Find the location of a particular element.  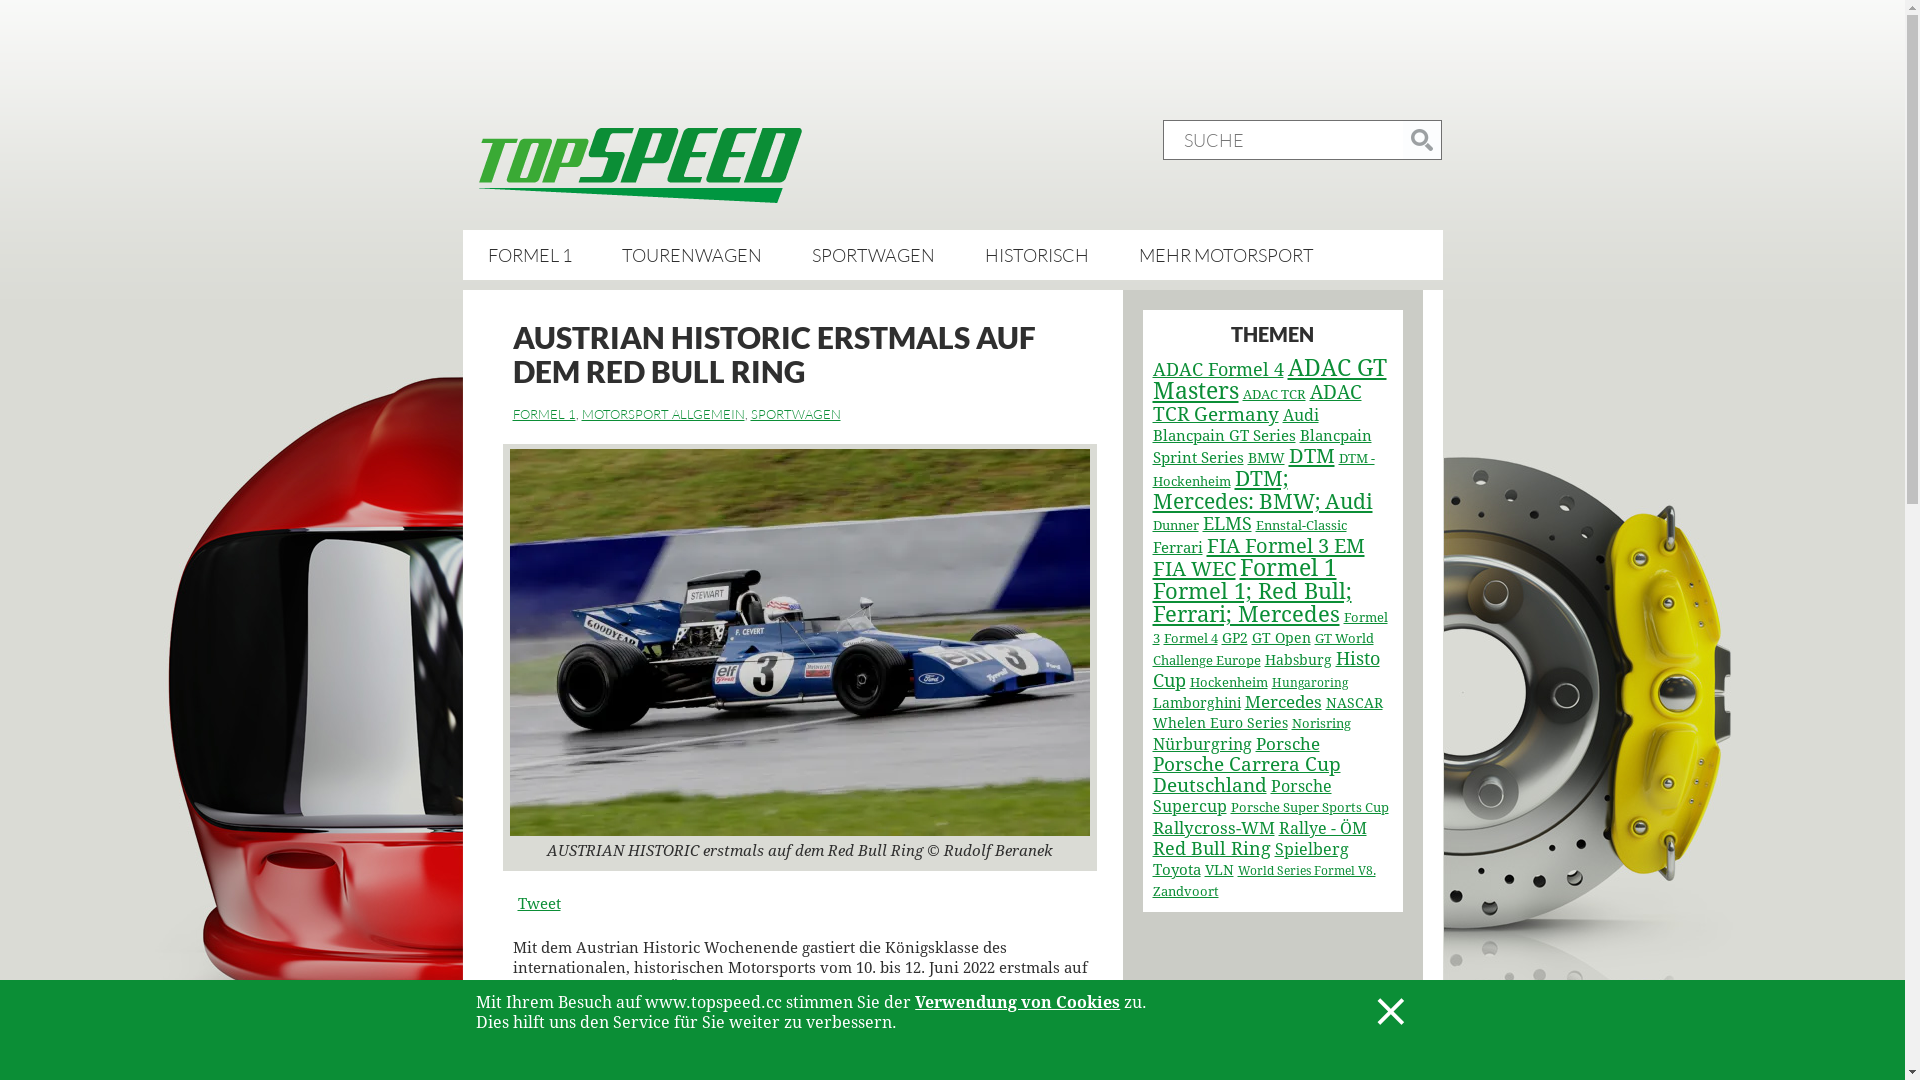

'HISTORISCH' is located at coordinates (983, 253).